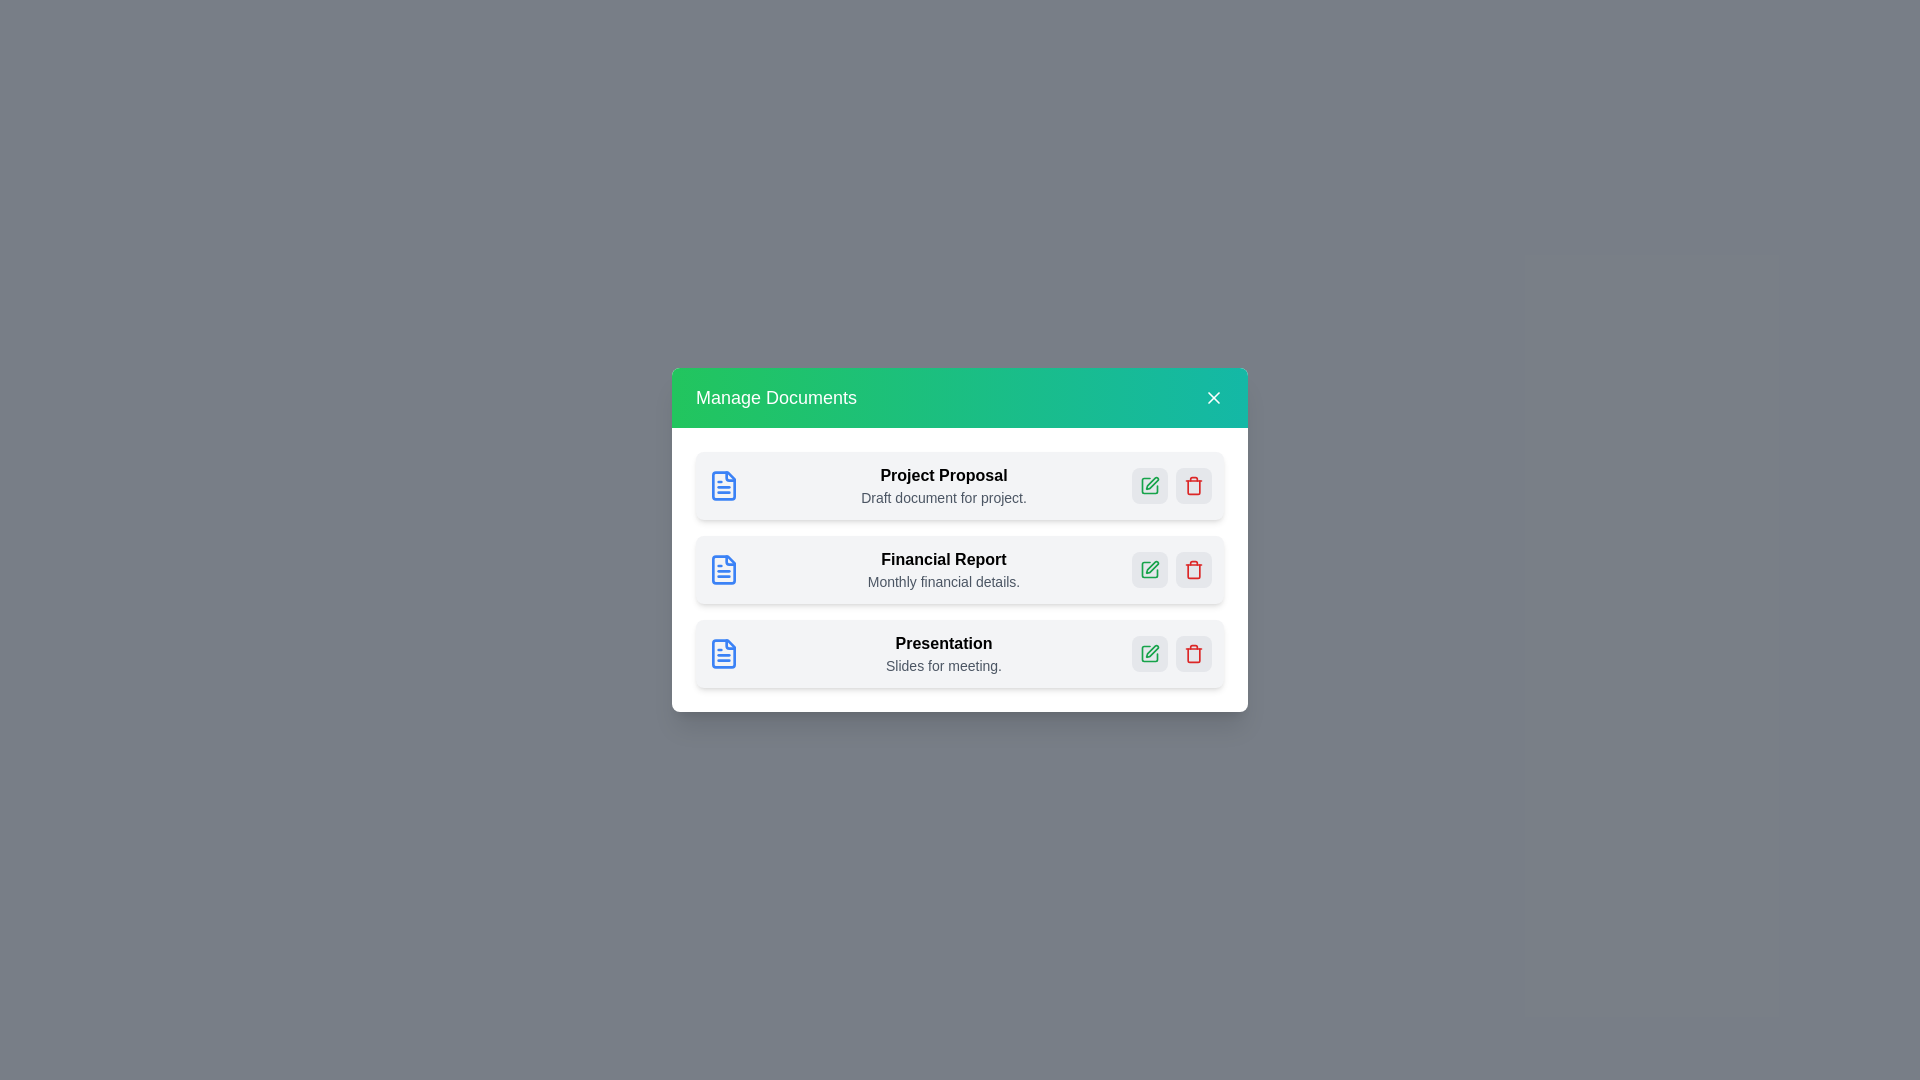 The image size is (1920, 1080). I want to click on the close button in the dialog's header to close the dialog, so click(1213, 397).